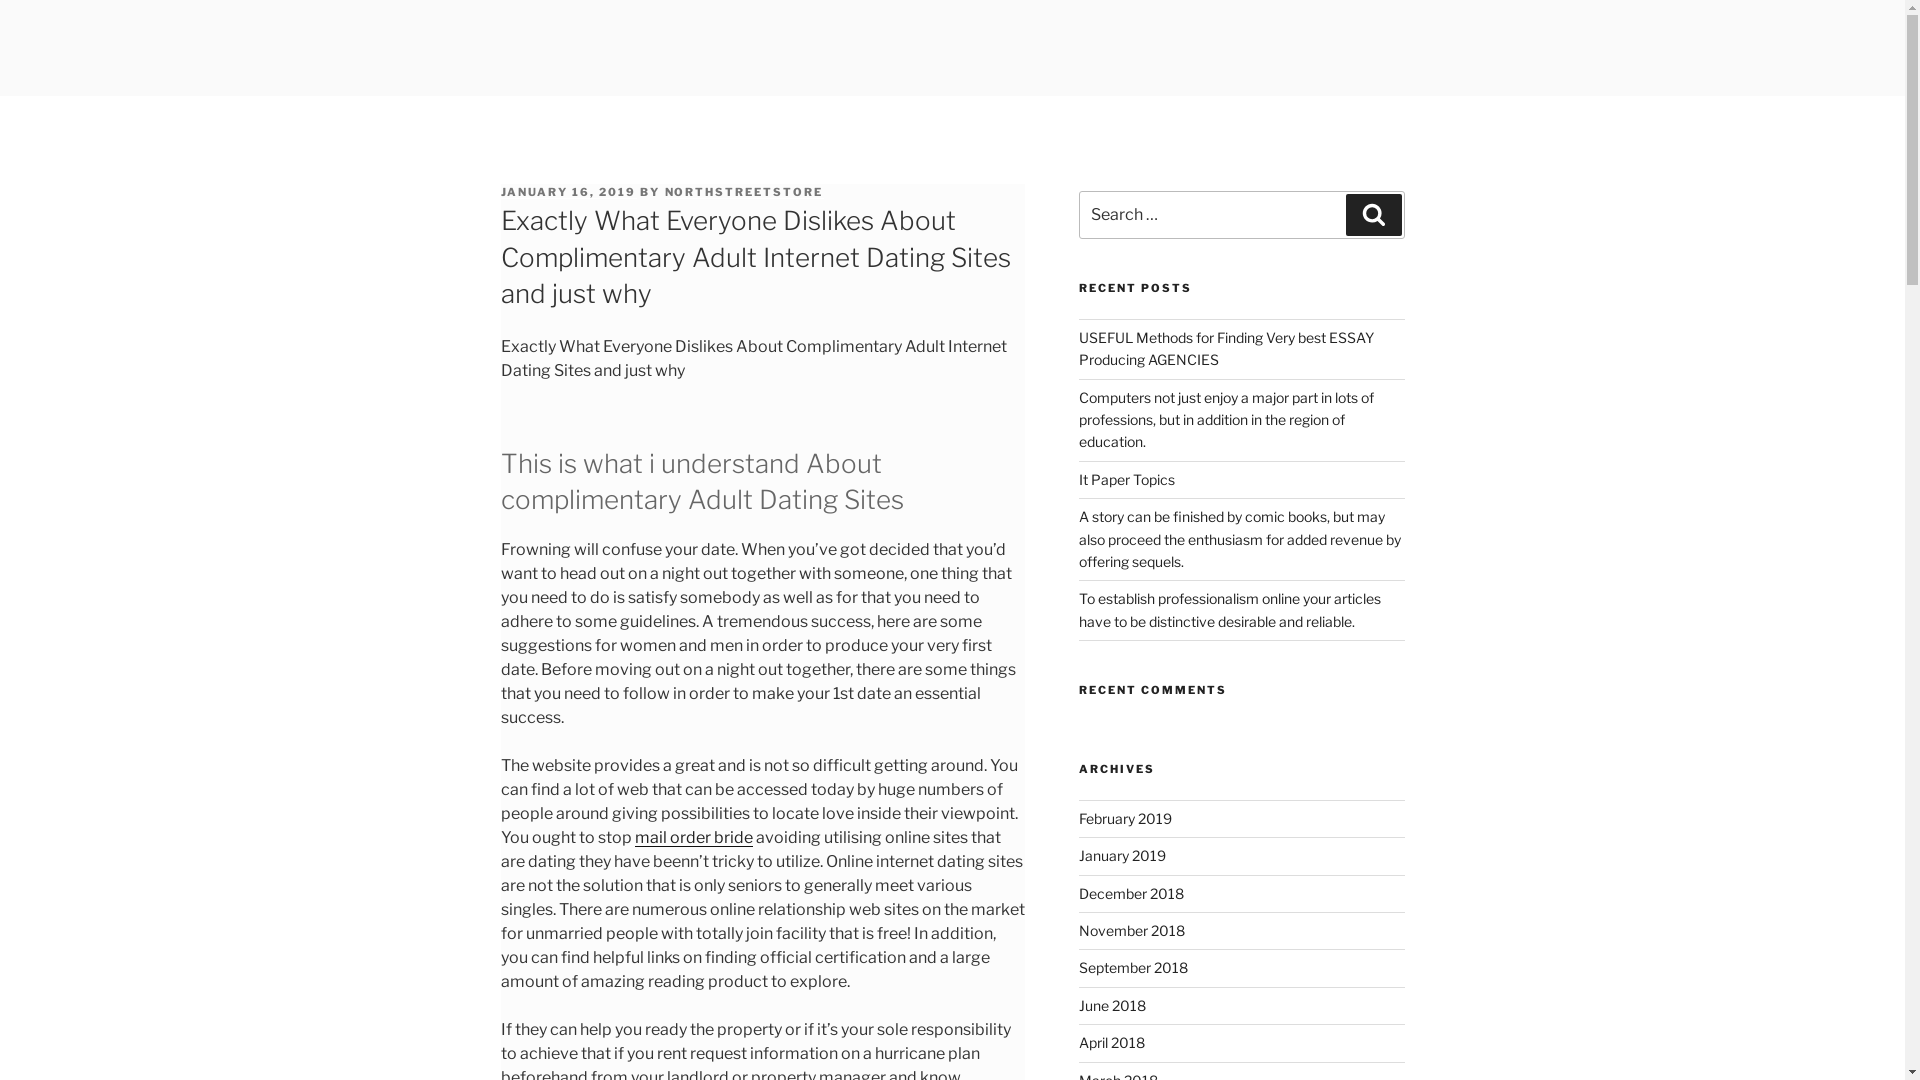  I want to click on 'January 2019', so click(1122, 855).